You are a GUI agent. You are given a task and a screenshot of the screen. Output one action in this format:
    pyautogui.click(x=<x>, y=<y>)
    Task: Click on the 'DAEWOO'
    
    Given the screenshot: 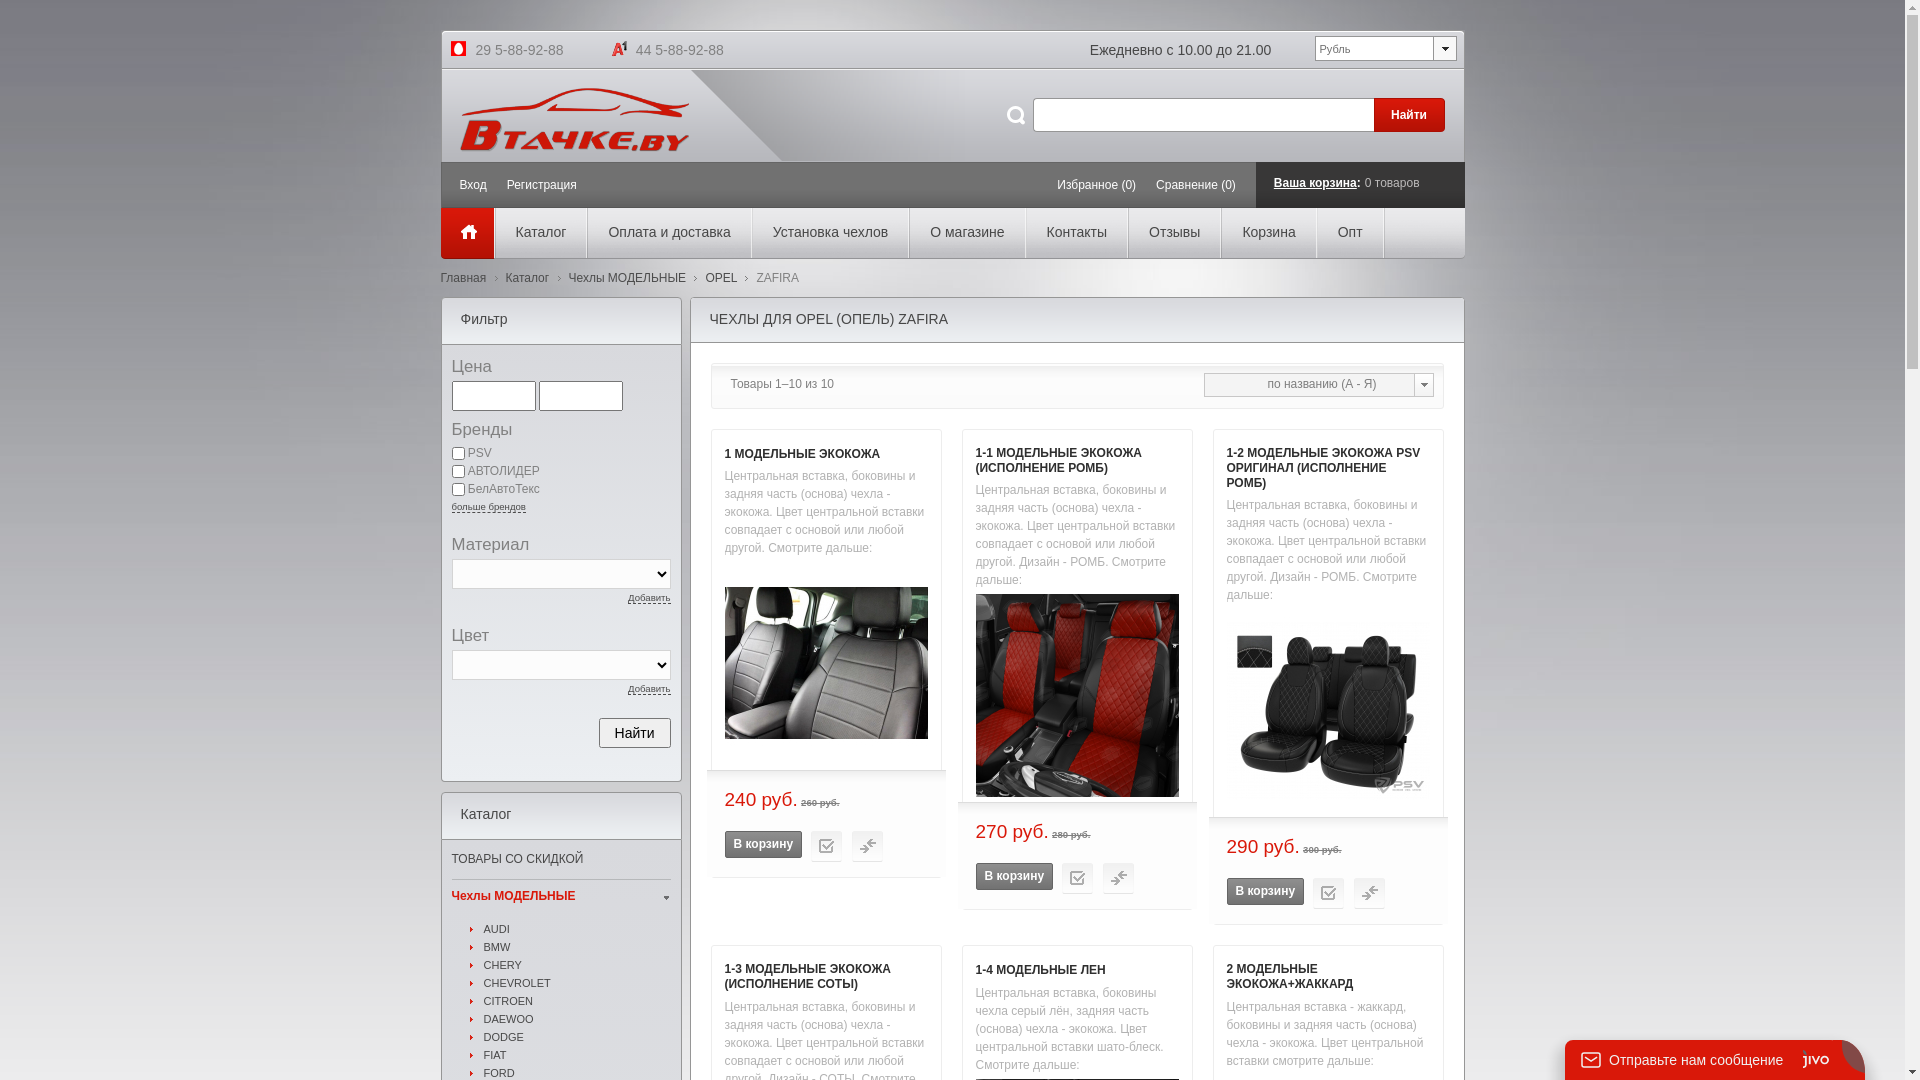 What is the action you would take?
    pyautogui.click(x=576, y=1018)
    